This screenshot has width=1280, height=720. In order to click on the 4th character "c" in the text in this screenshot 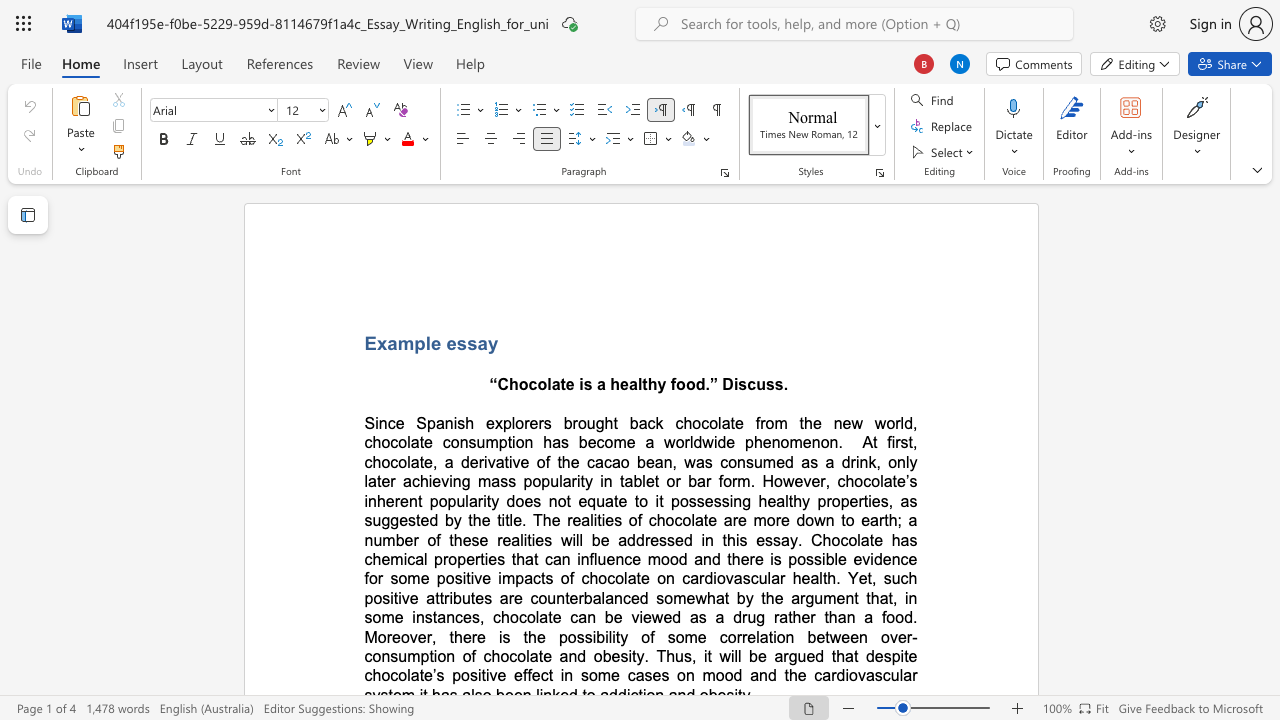, I will do `click(686, 578)`.